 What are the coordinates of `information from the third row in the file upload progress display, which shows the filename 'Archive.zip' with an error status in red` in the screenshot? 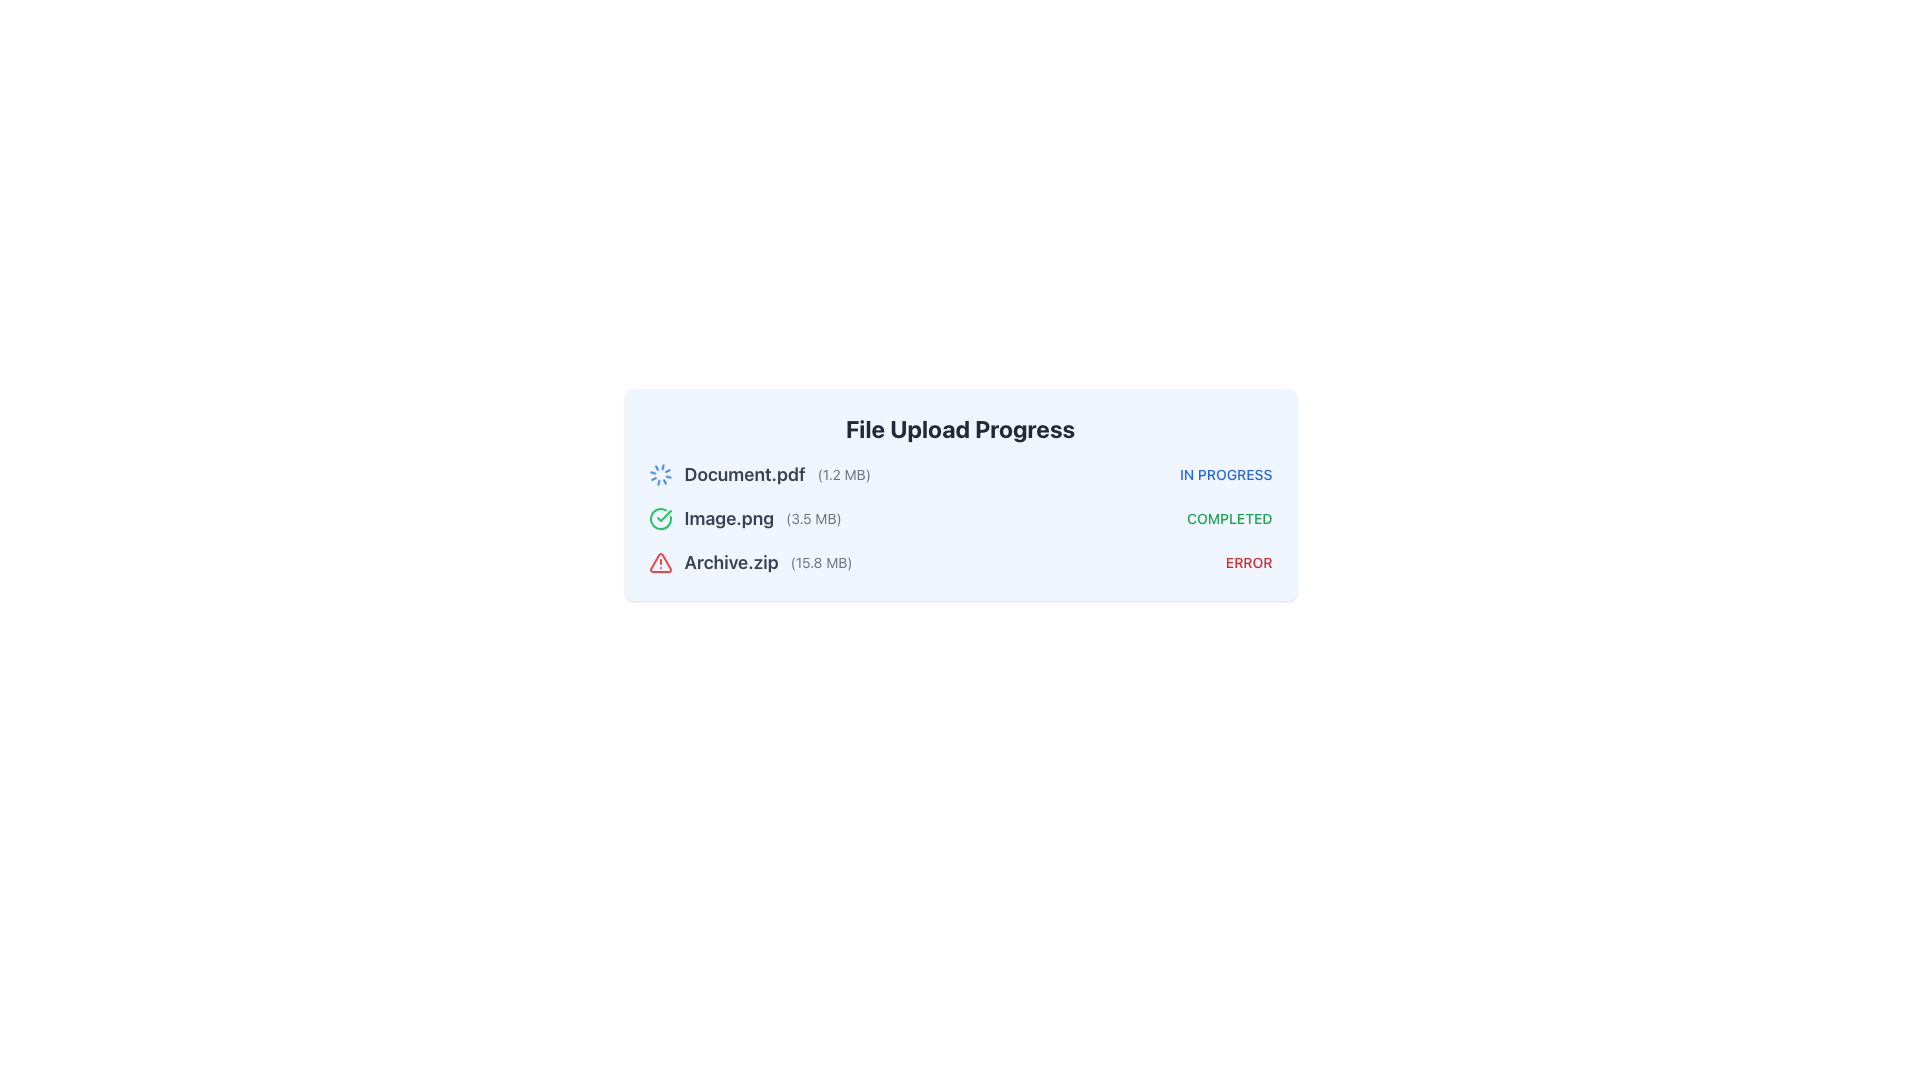 It's located at (960, 563).